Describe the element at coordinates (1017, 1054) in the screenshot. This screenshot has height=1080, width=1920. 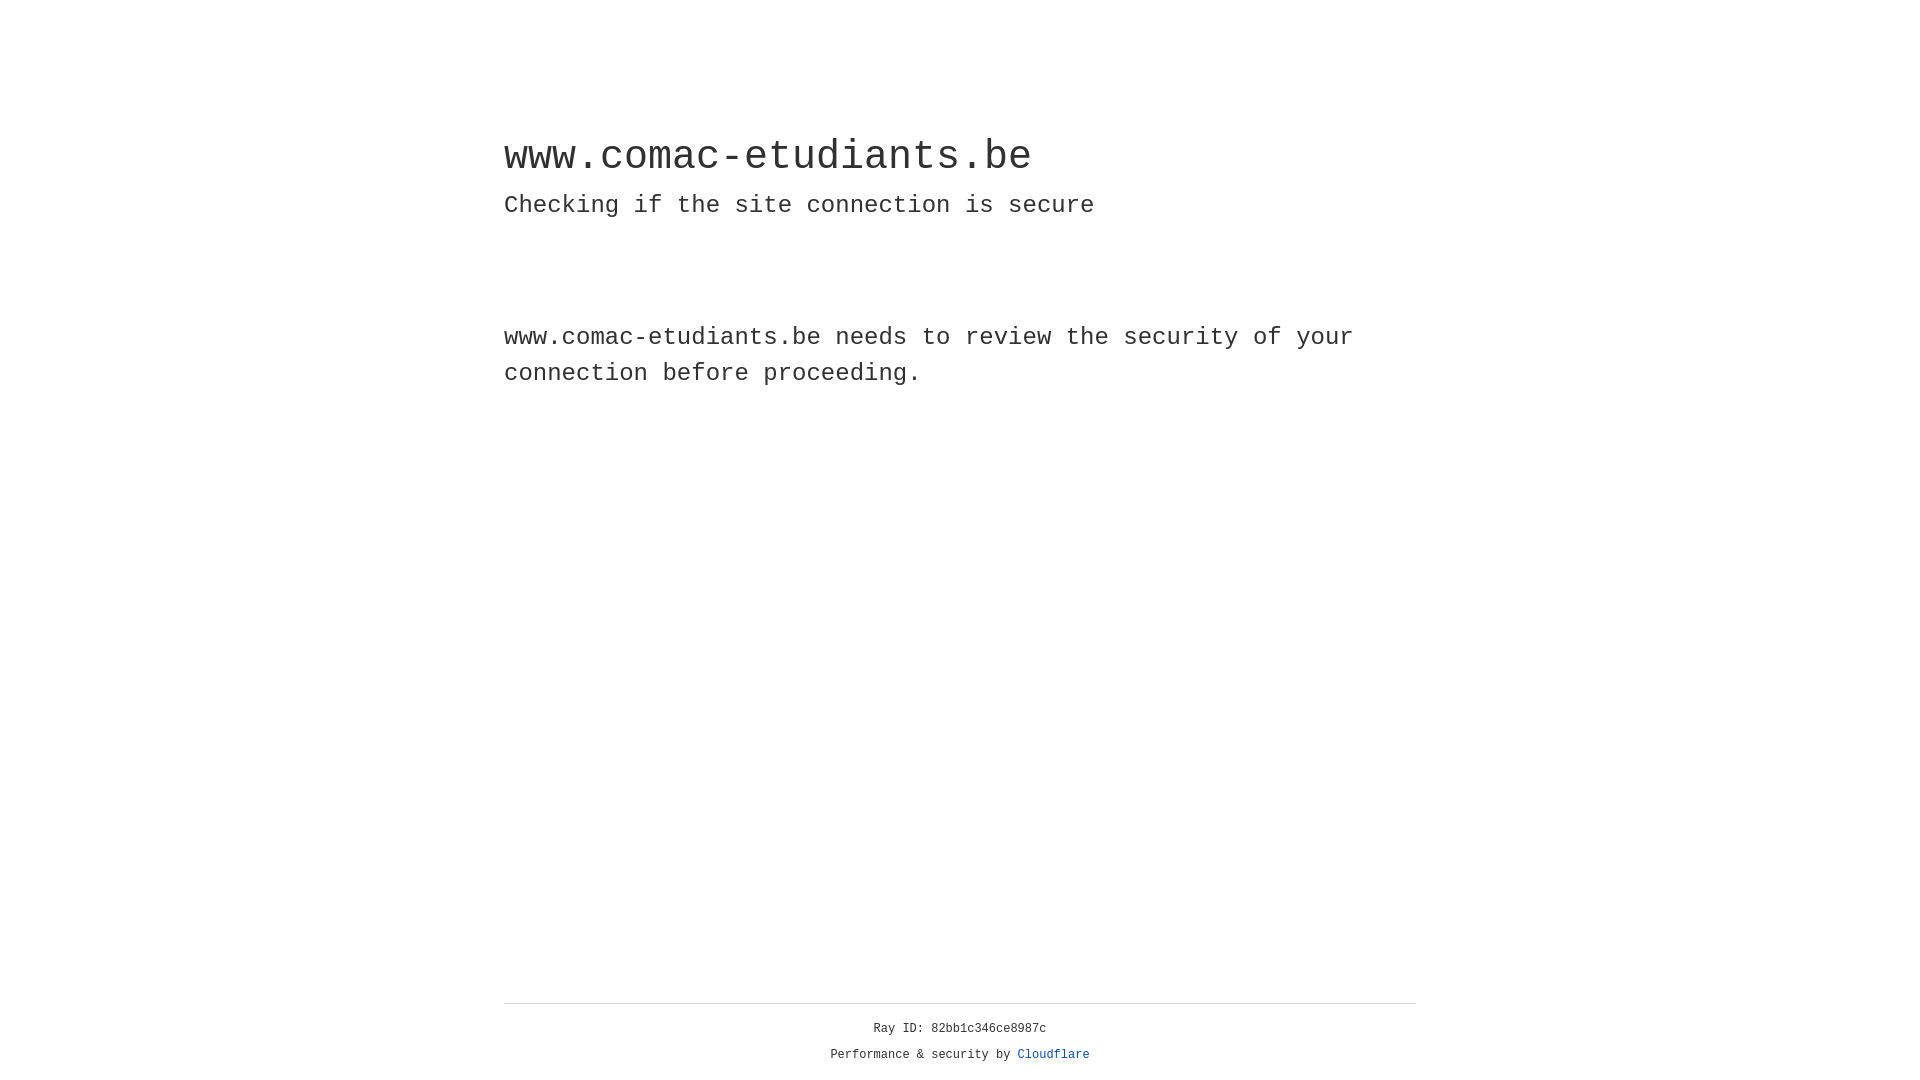
I see `'Cloudflare'` at that location.